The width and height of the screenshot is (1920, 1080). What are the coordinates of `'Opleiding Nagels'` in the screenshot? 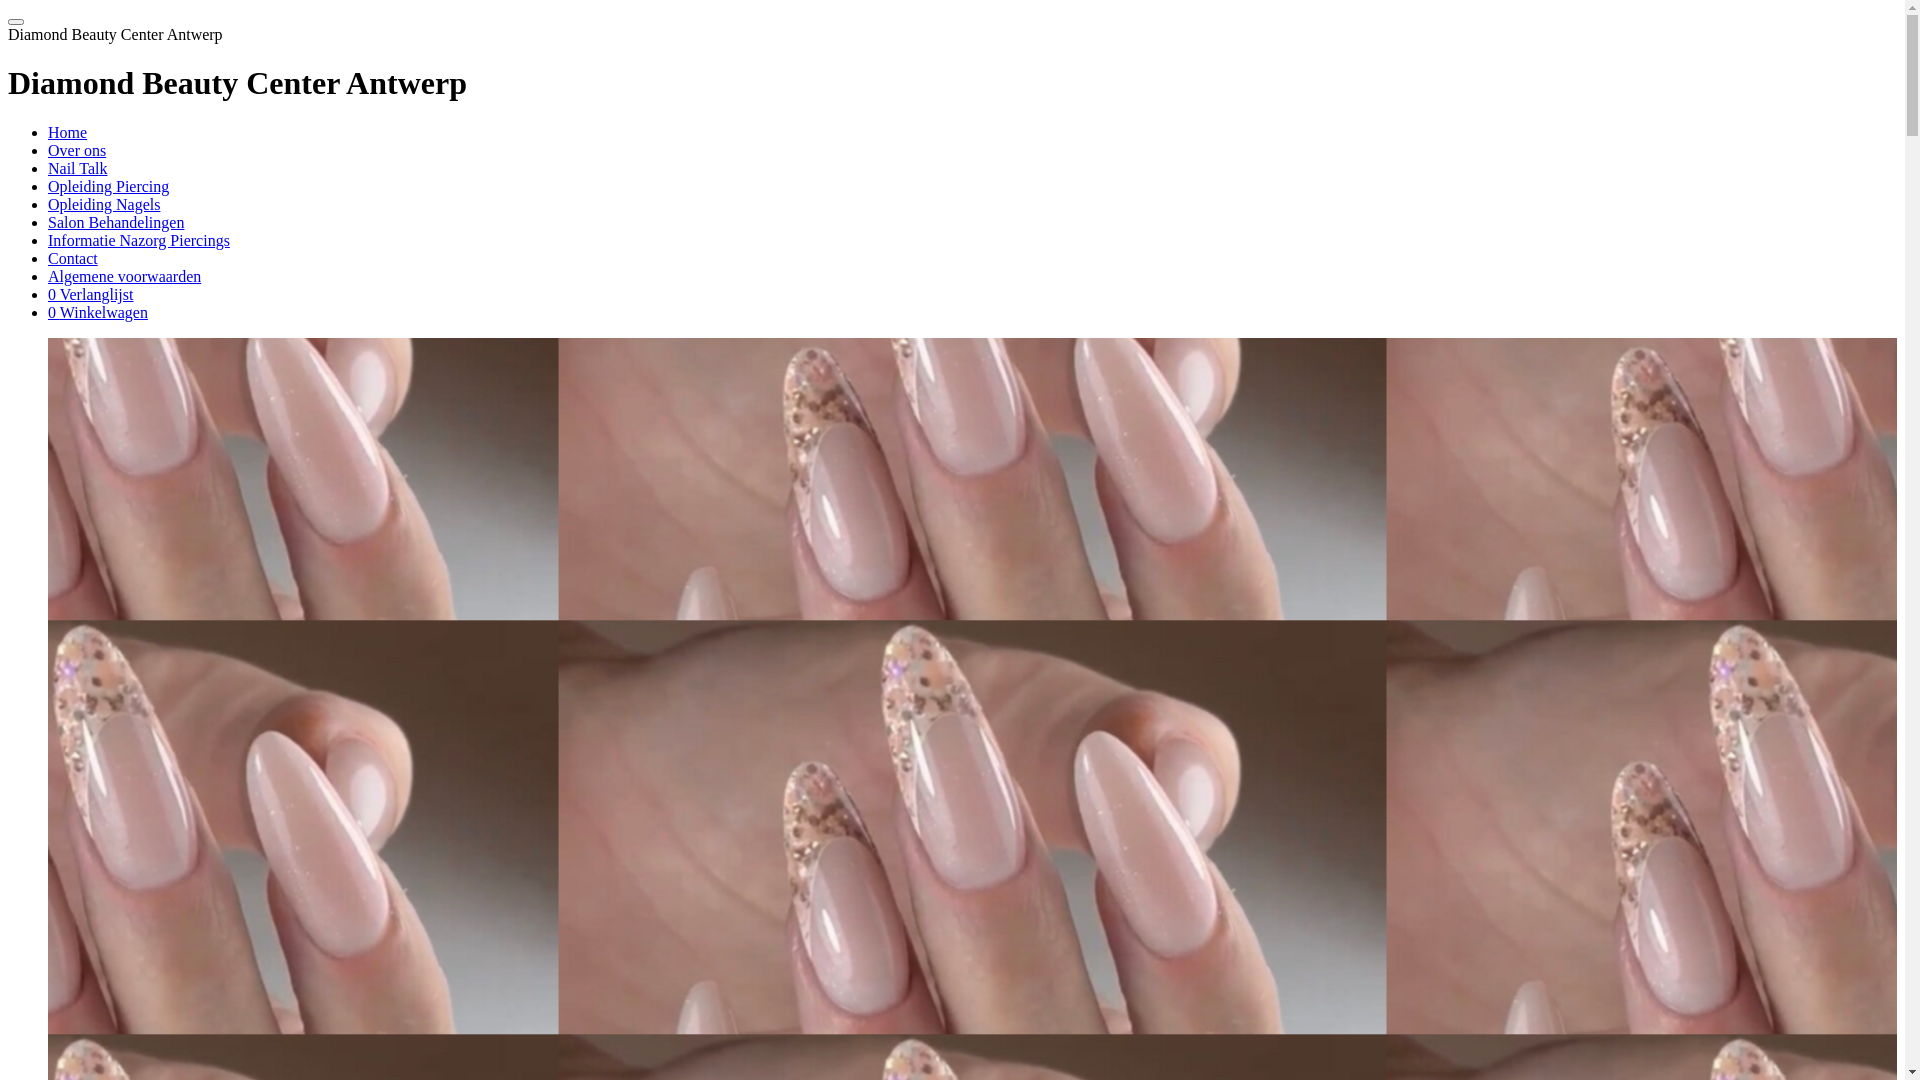 It's located at (103, 204).